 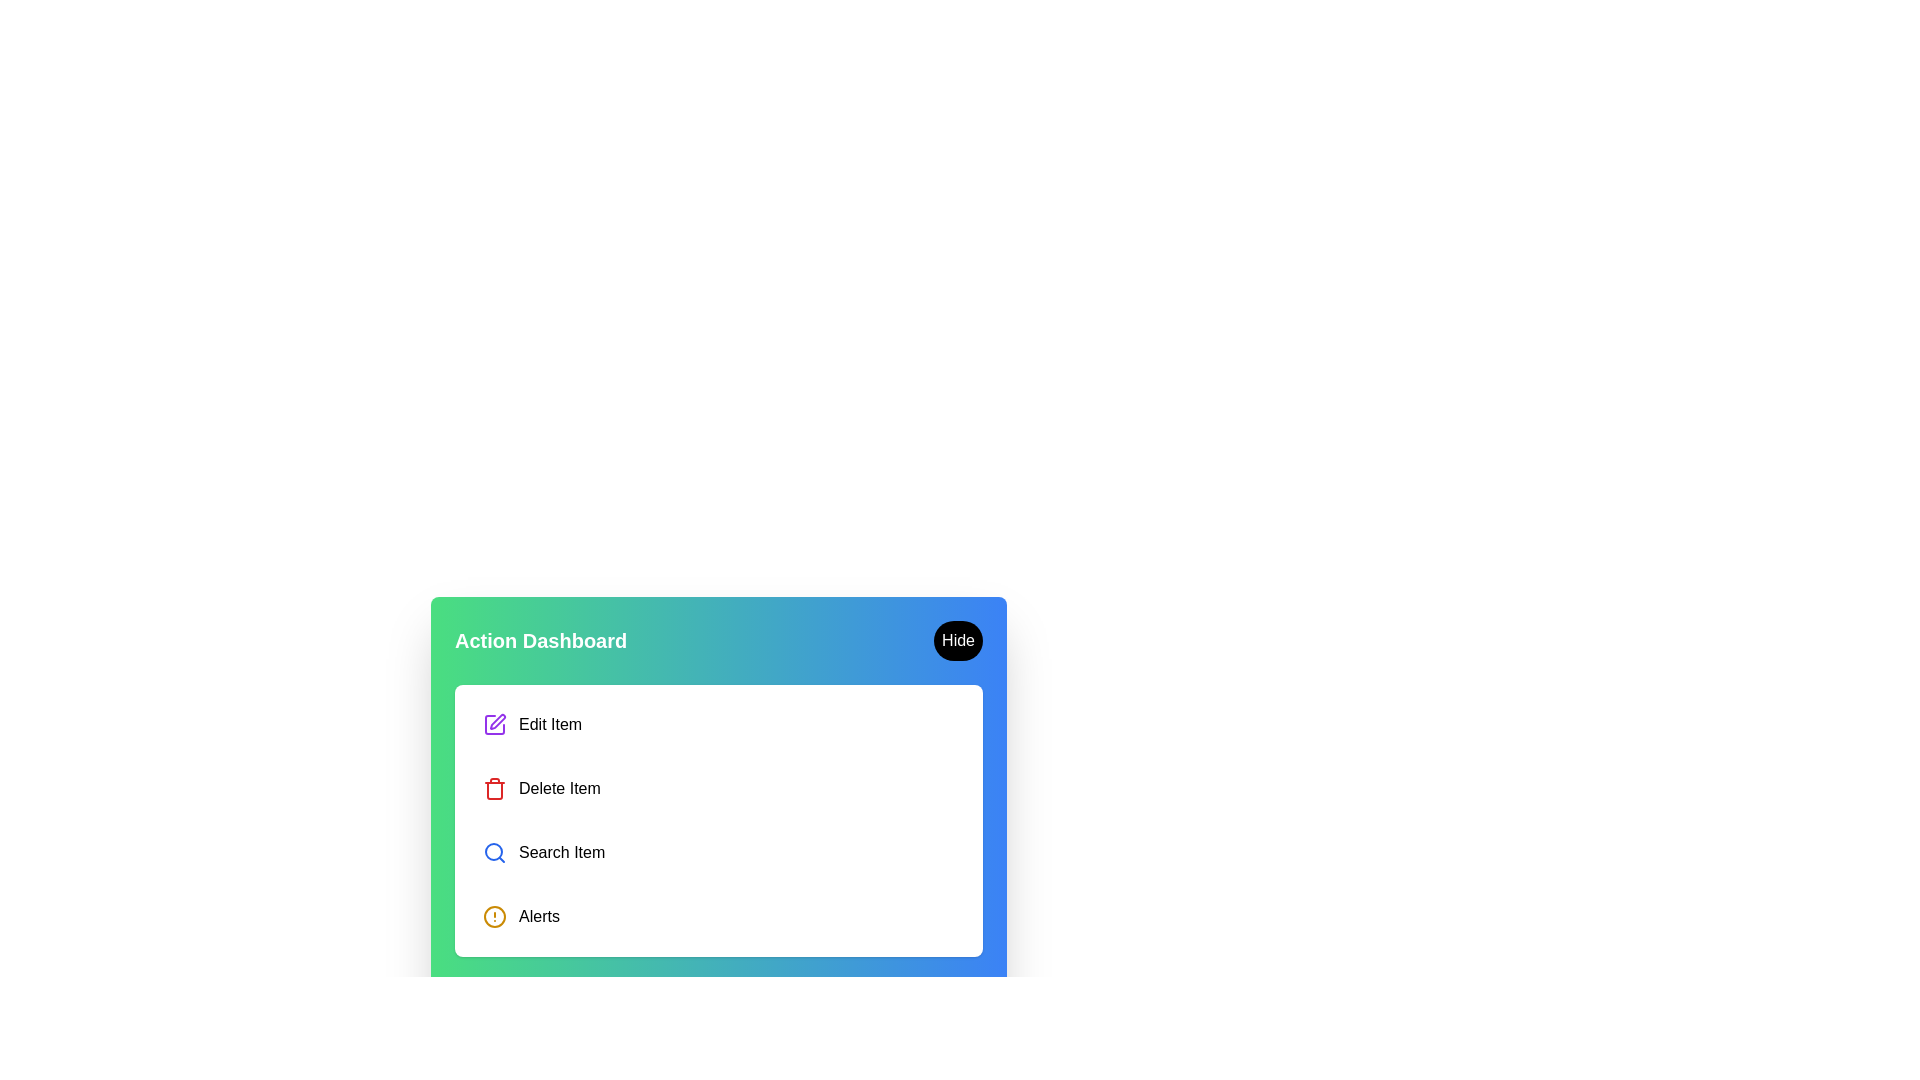 I want to click on the third text label in the 'Action Dashboard' panel, which is positioned below 'Delete Item' and above 'Alerts', to interact with the search functionality, so click(x=560, y=852).